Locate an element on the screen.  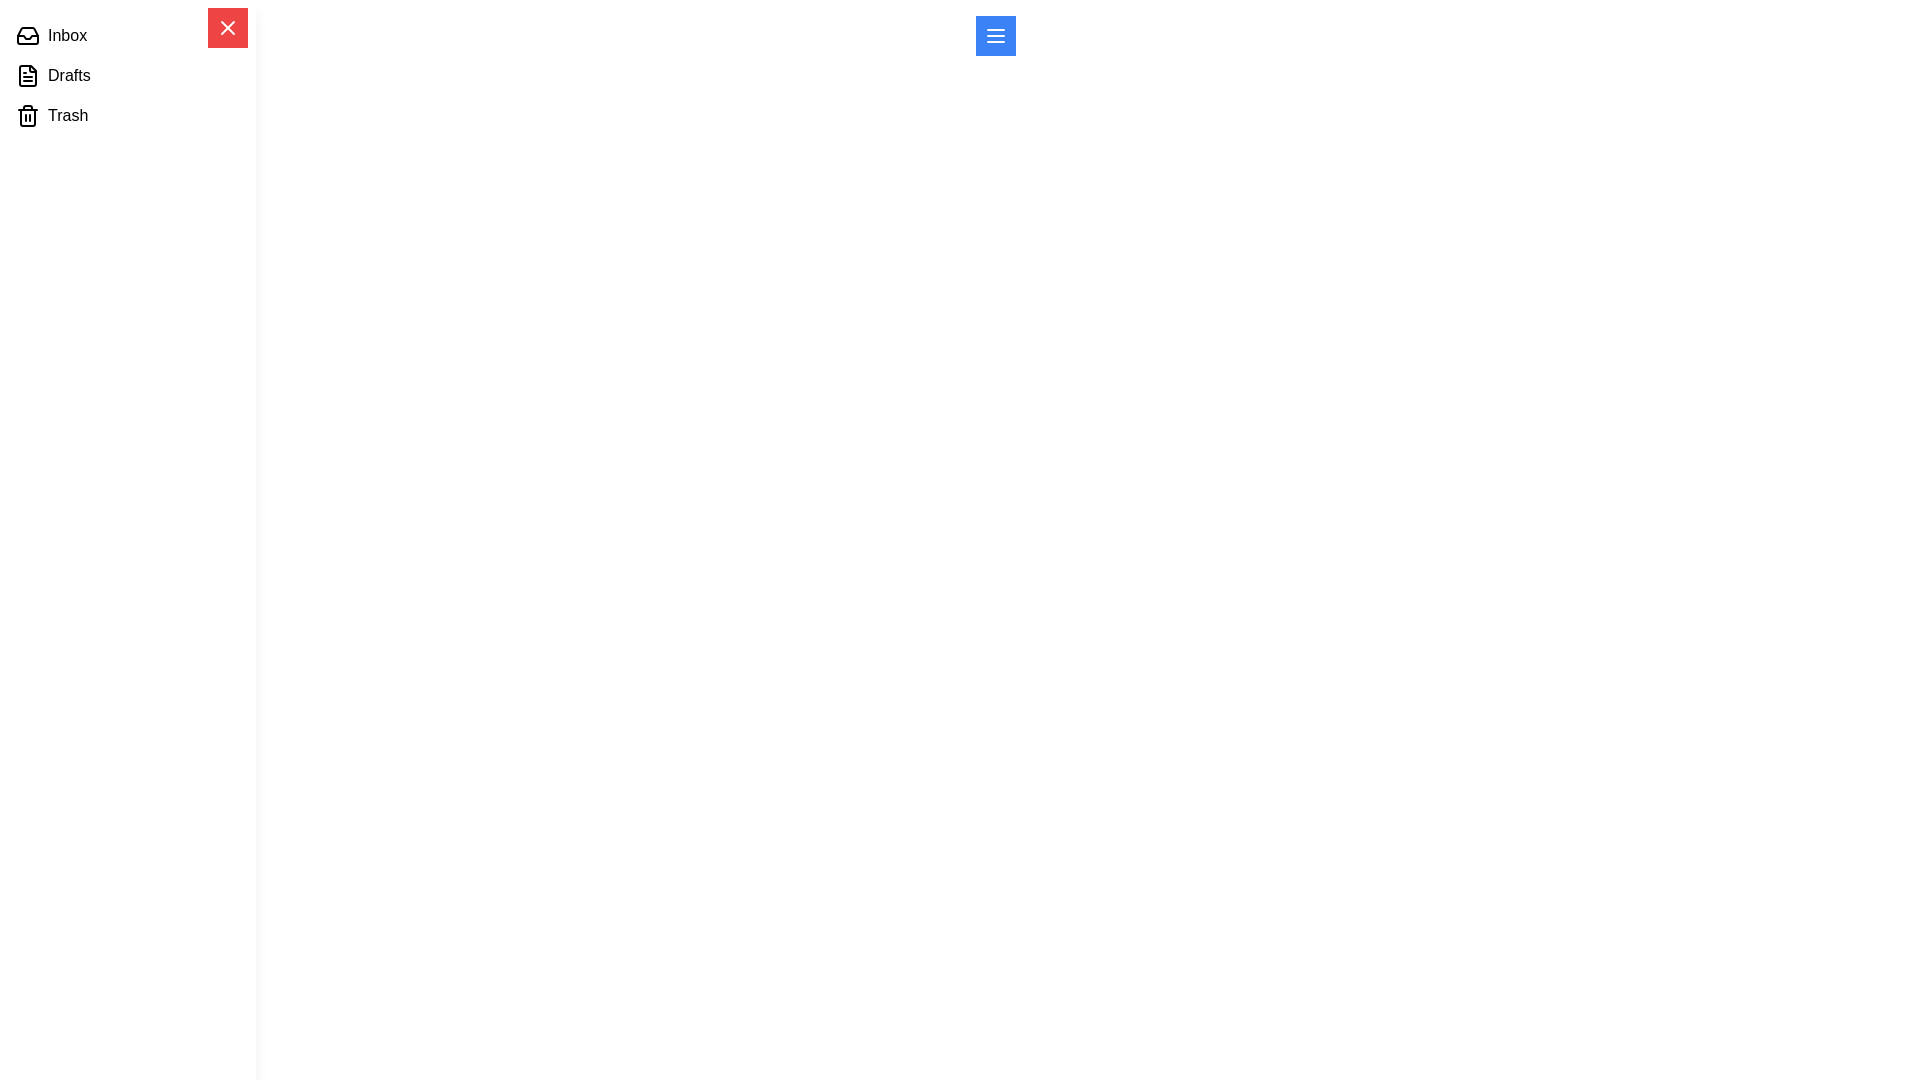
the menu item Trash to visually explore its text and icon is located at coordinates (127, 115).